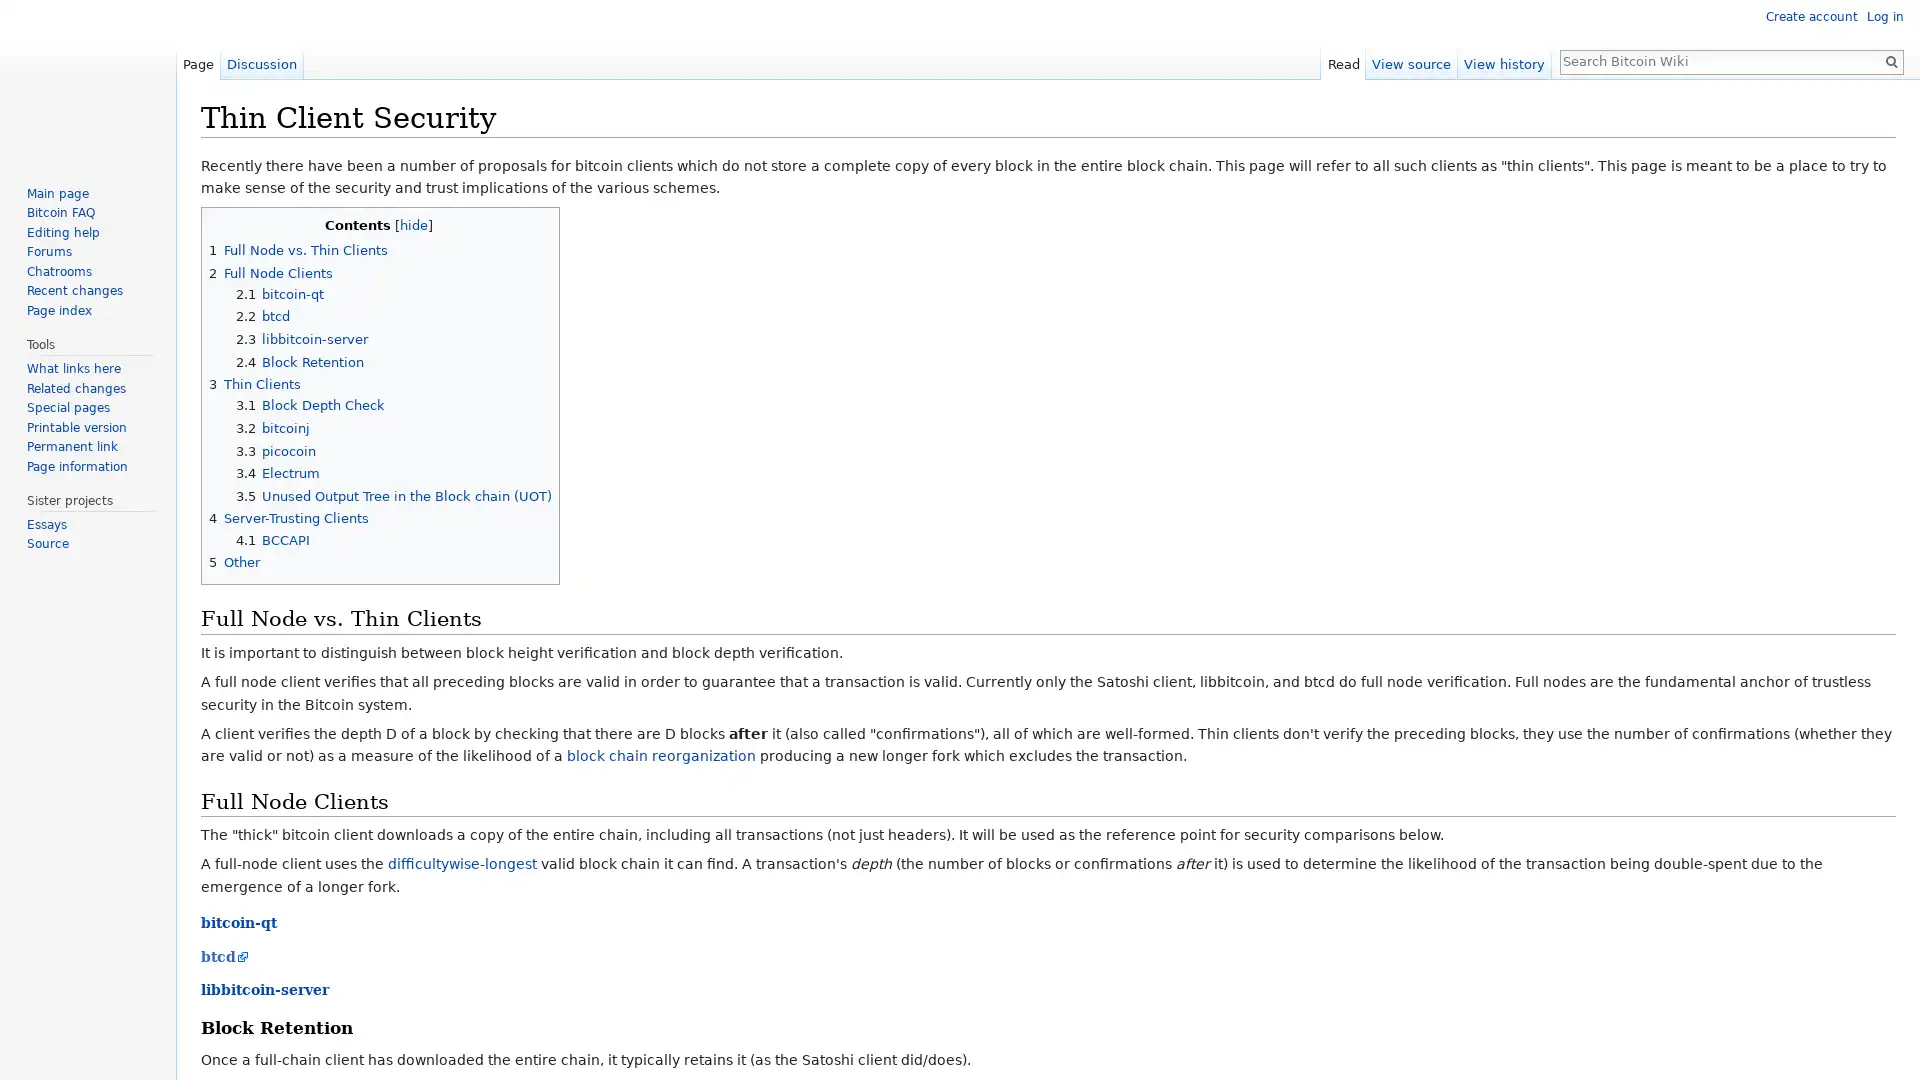  Describe the element at coordinates (411, 224) in the screenshot. I see `hide` at that location.